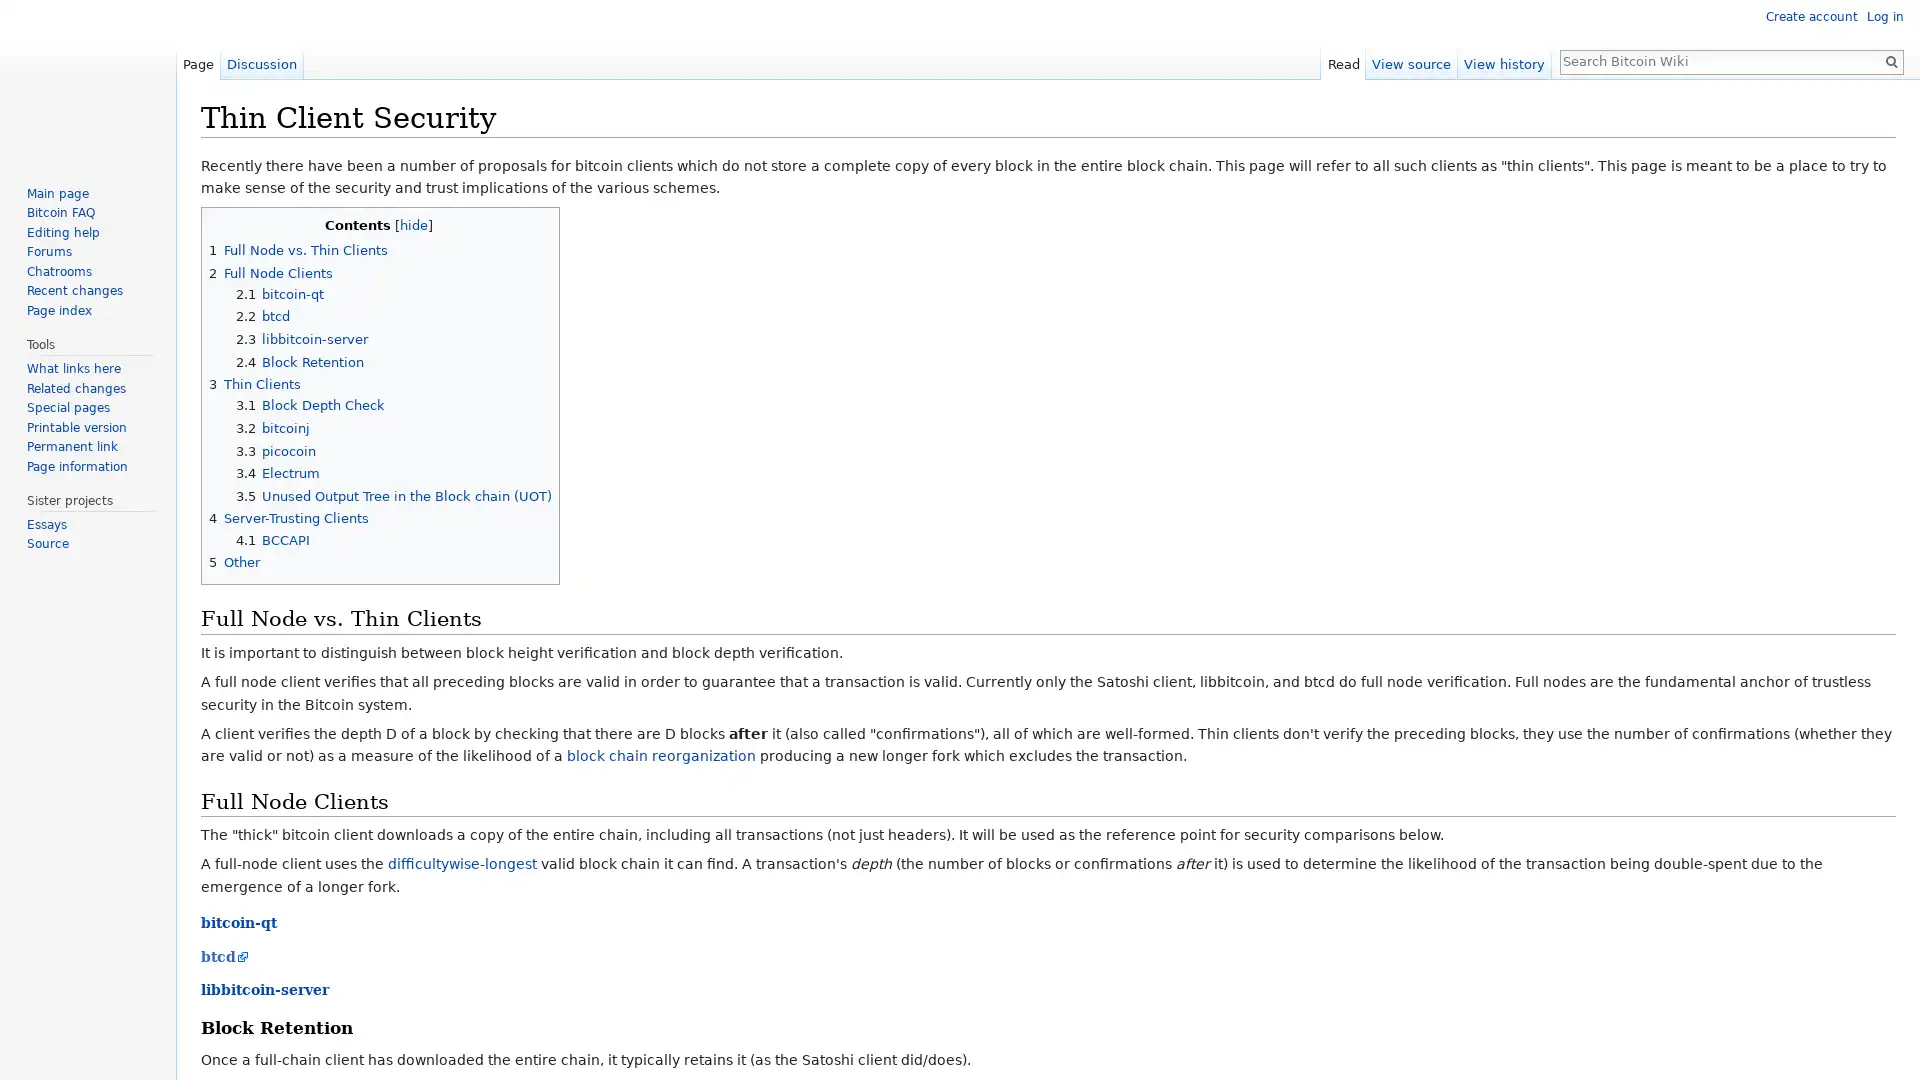  Describe the element at coordinates (411, 224) in the screenshot. I see `hide` at that location.